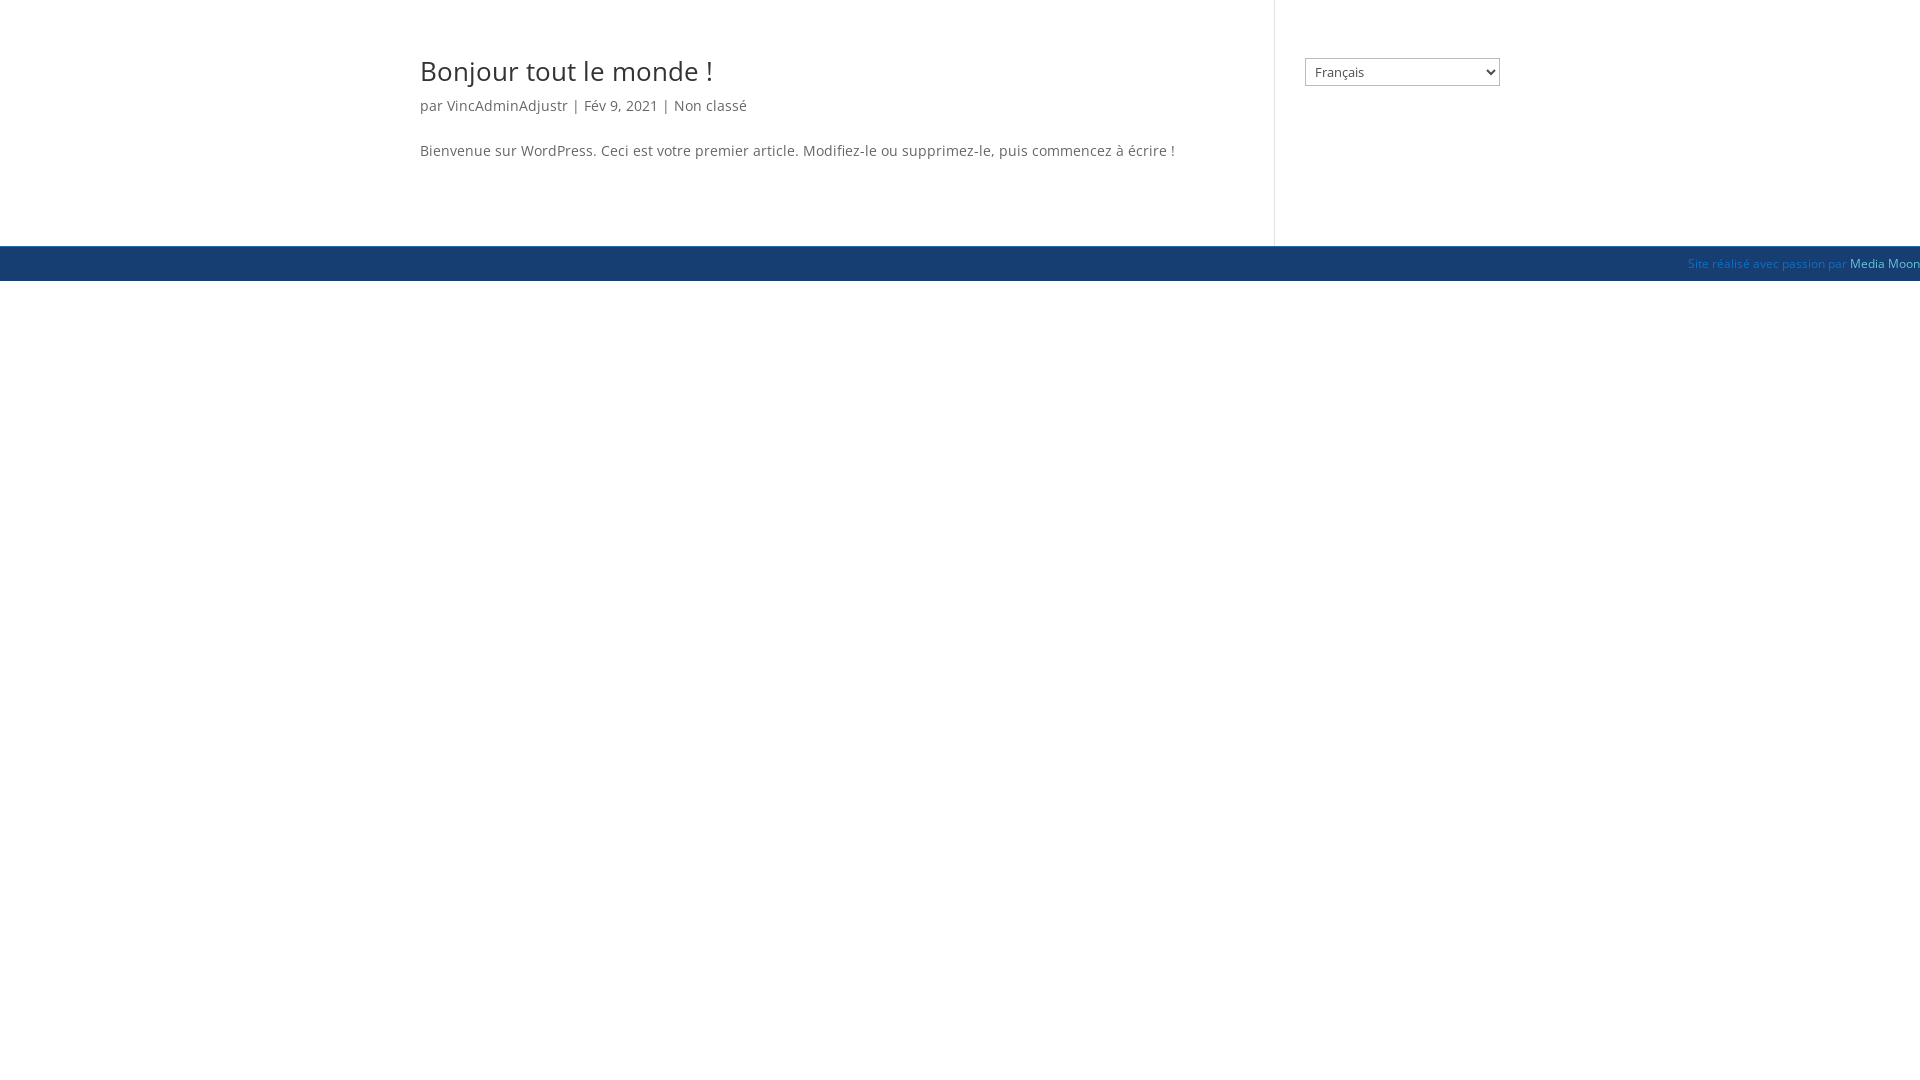 The image size is (1920, 1080). What do you see at coordinates (565, 69) in the screenshot?
I see `'Bonjour tout le monde !'` at bounding box center [565, 69].